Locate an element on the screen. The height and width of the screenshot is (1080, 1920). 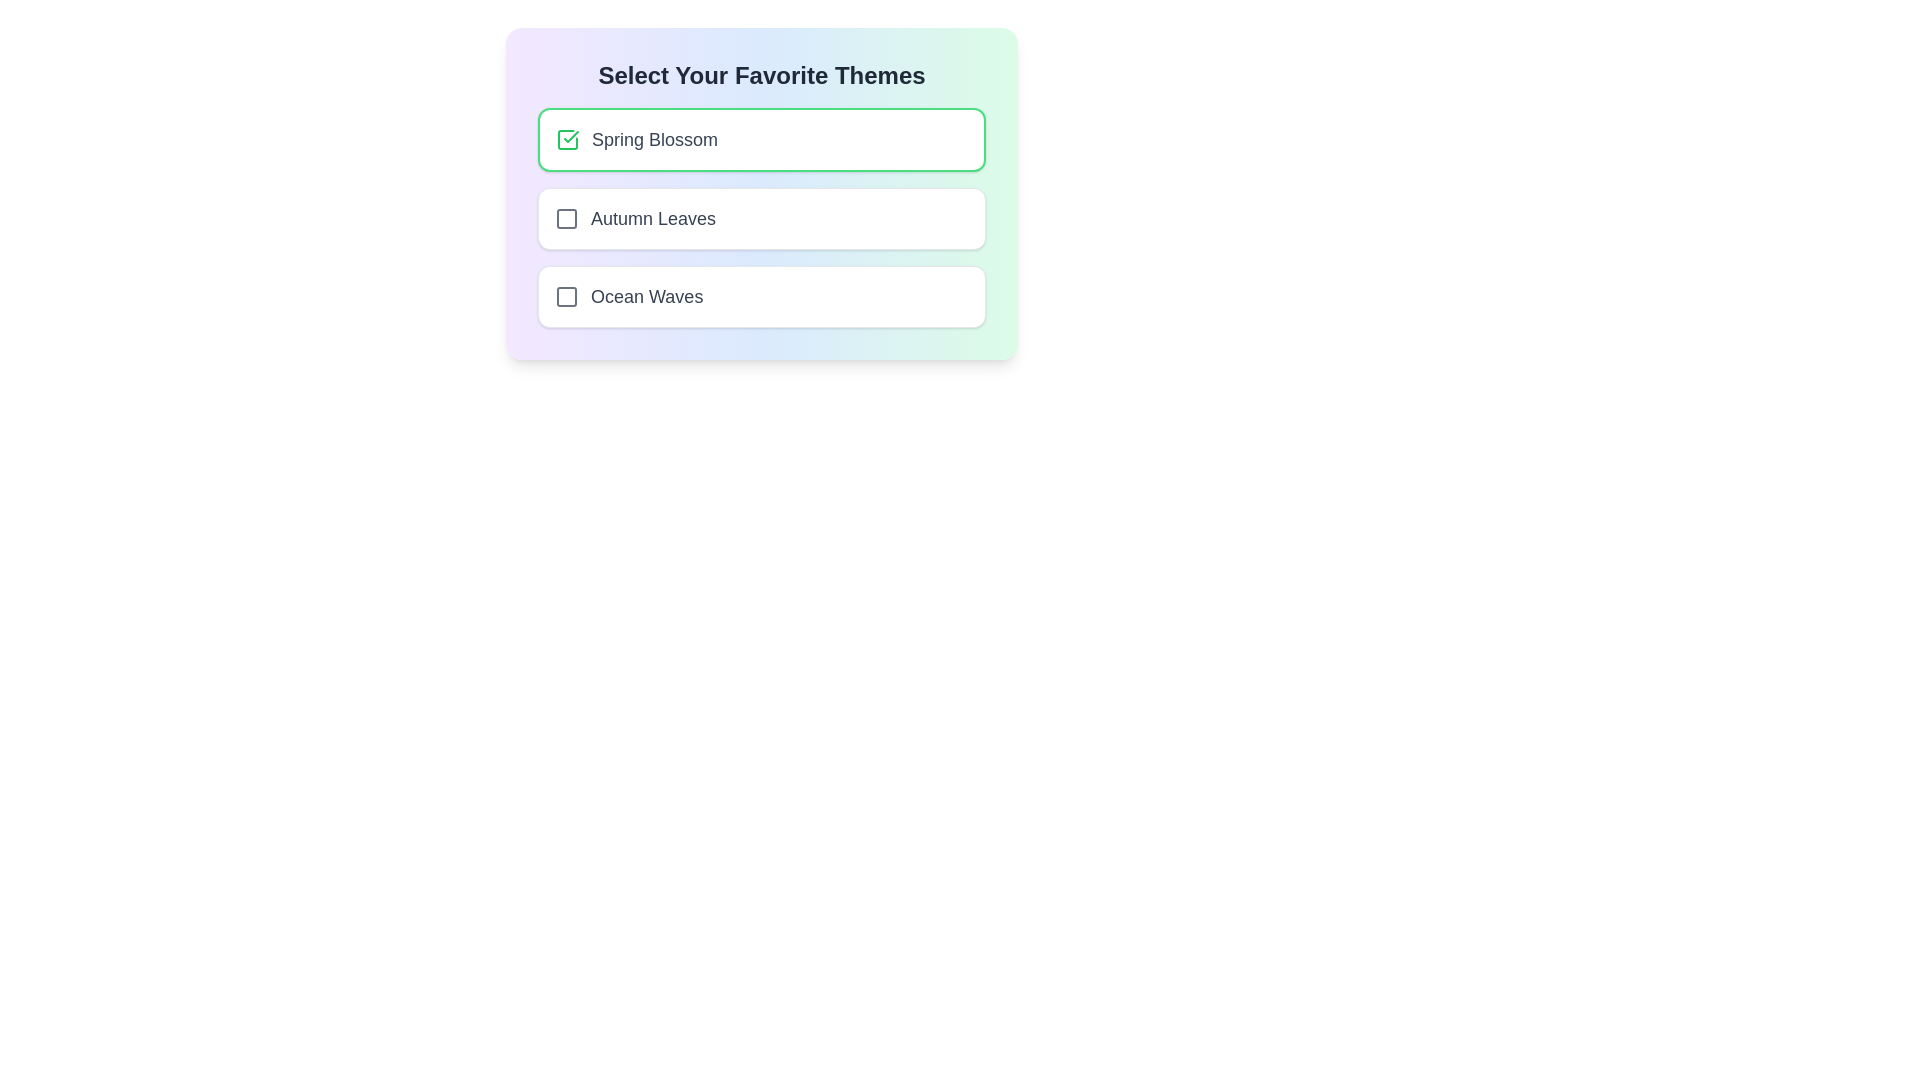
the theme Spring Blossom by clicking on its checkbox or label is located at coordinates (761, 138).